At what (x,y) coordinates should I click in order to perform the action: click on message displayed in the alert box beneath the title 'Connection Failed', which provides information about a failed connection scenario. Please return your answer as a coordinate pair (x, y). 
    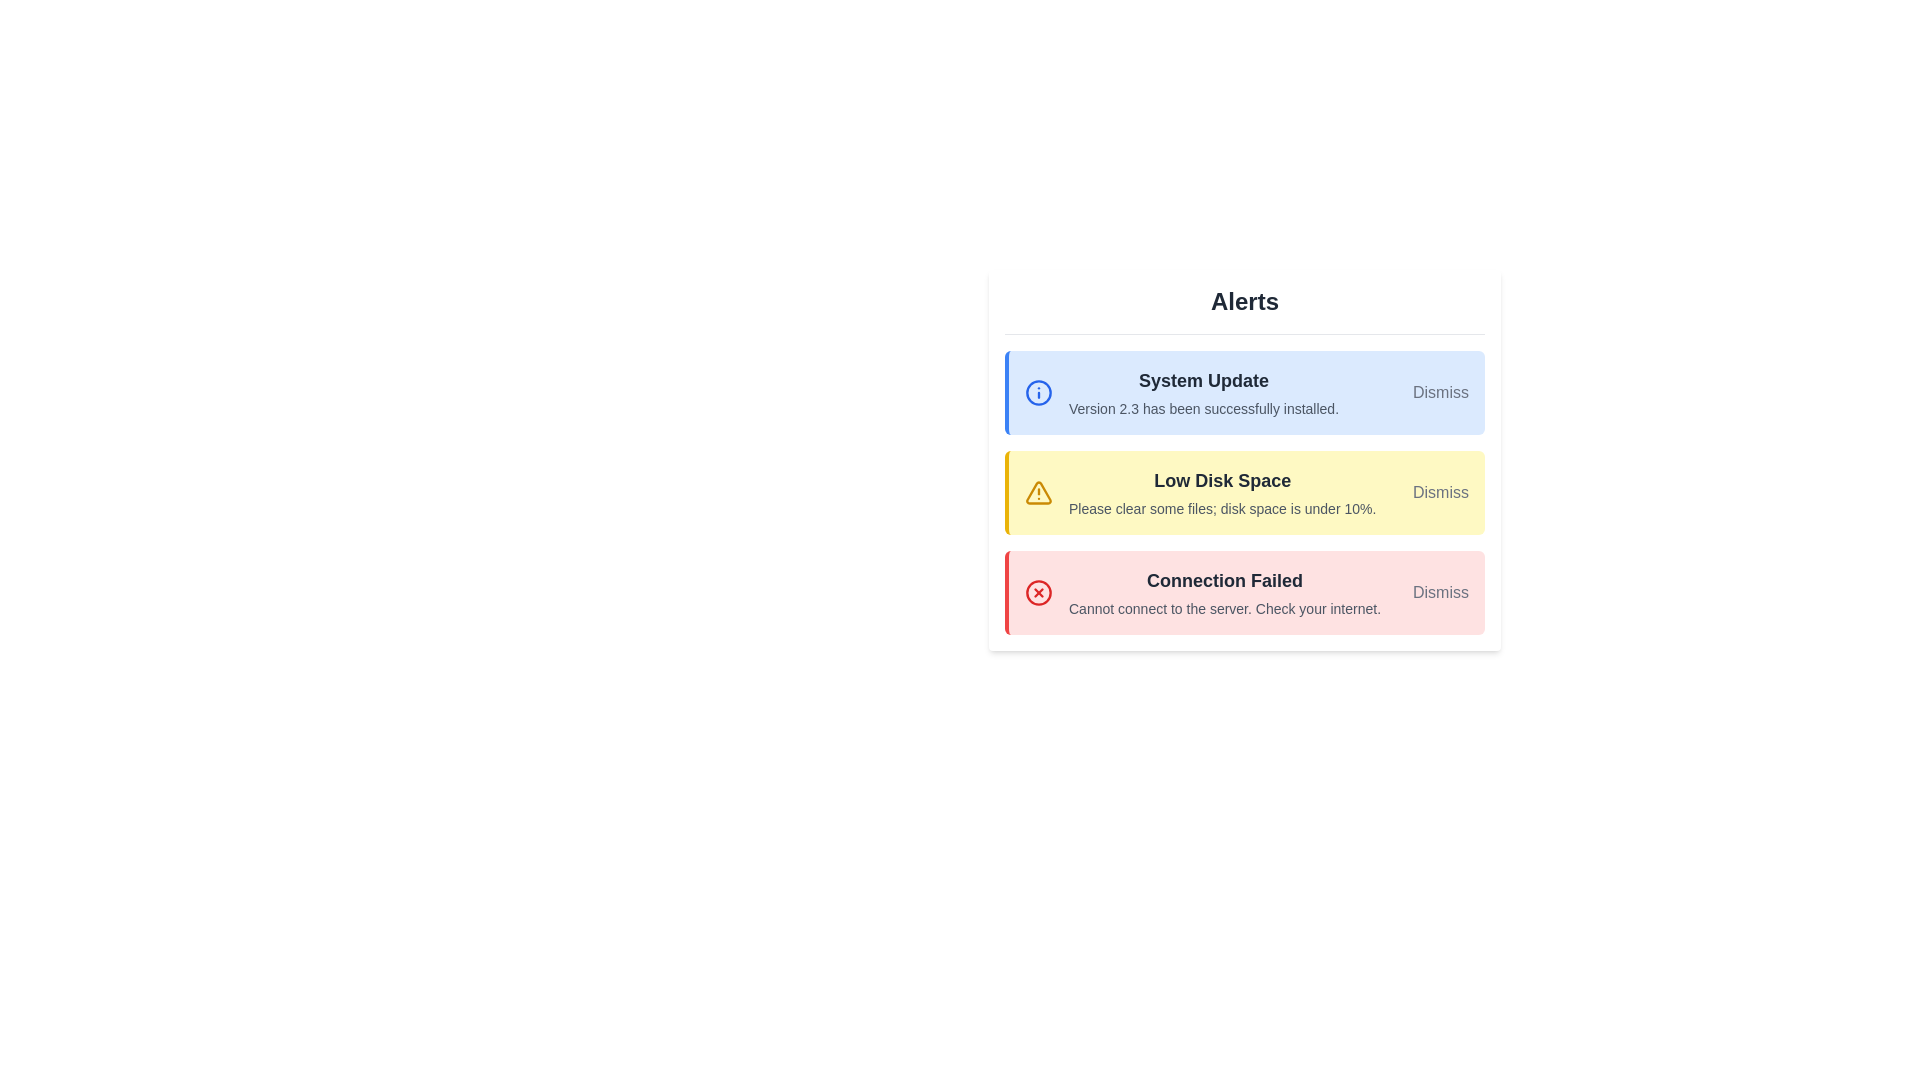
    Looking at the image, I should click on (1223, 608).